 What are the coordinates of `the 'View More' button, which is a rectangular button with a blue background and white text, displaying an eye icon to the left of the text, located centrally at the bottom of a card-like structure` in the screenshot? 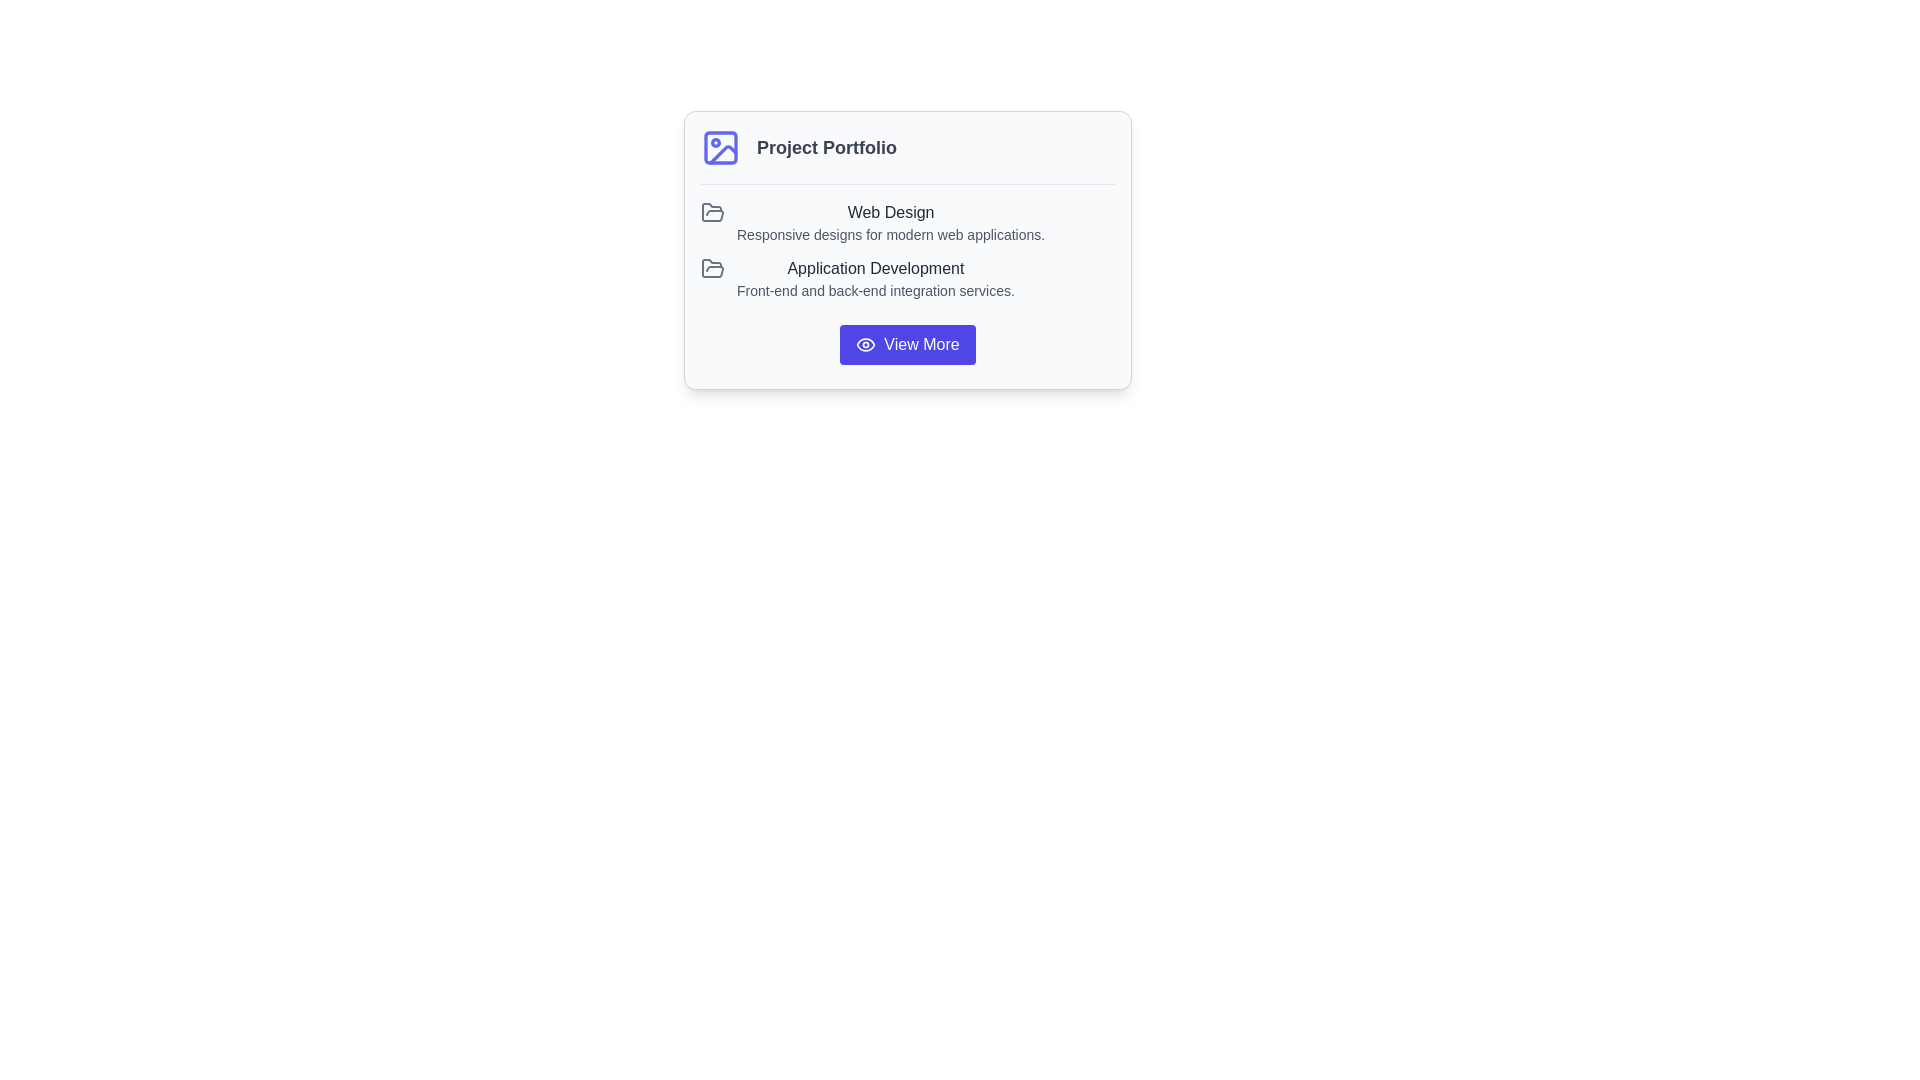 It's located at (906, 343).